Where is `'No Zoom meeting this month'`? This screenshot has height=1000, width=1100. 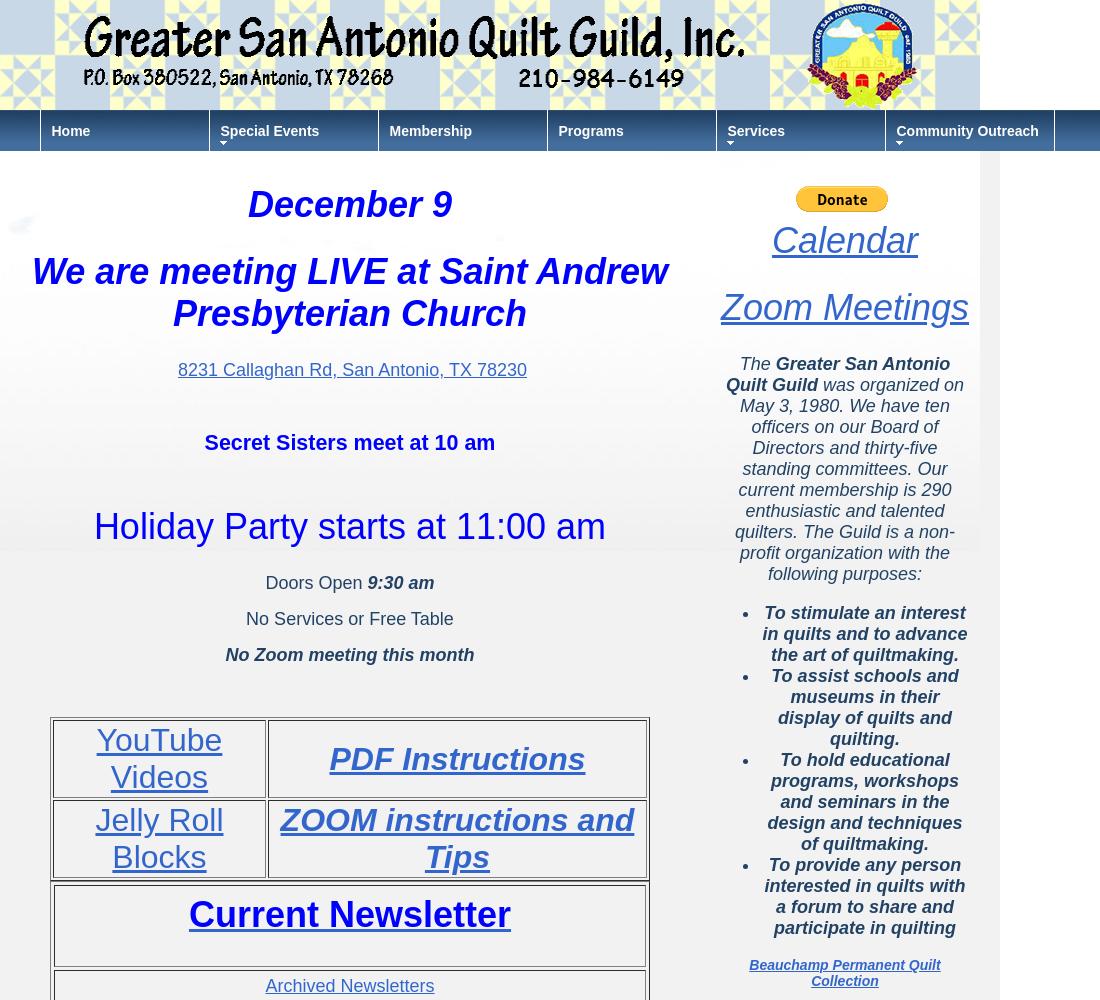
'No Zoom meeting this month' is located at coordinates (224, 655).